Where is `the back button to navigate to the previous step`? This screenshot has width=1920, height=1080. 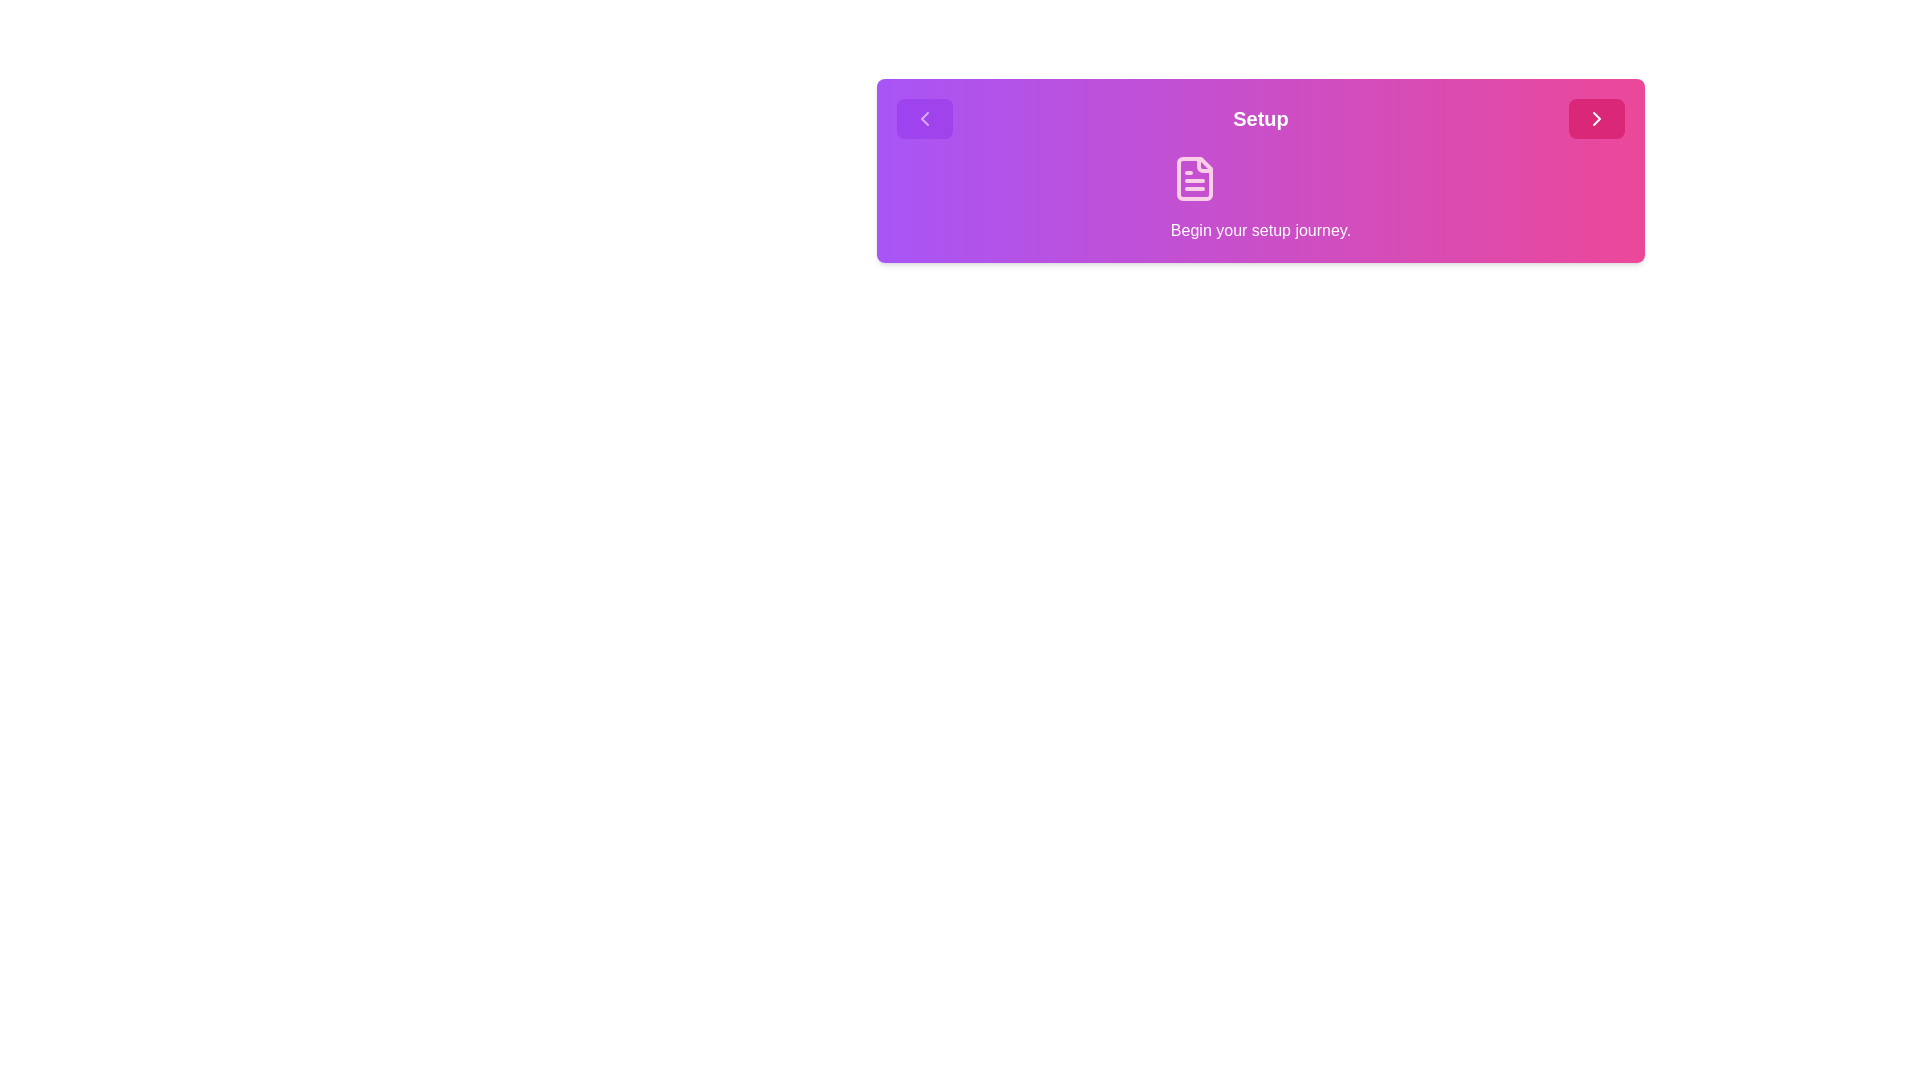 the back button to navigate to the previous step is located at coordinates (924, 119).